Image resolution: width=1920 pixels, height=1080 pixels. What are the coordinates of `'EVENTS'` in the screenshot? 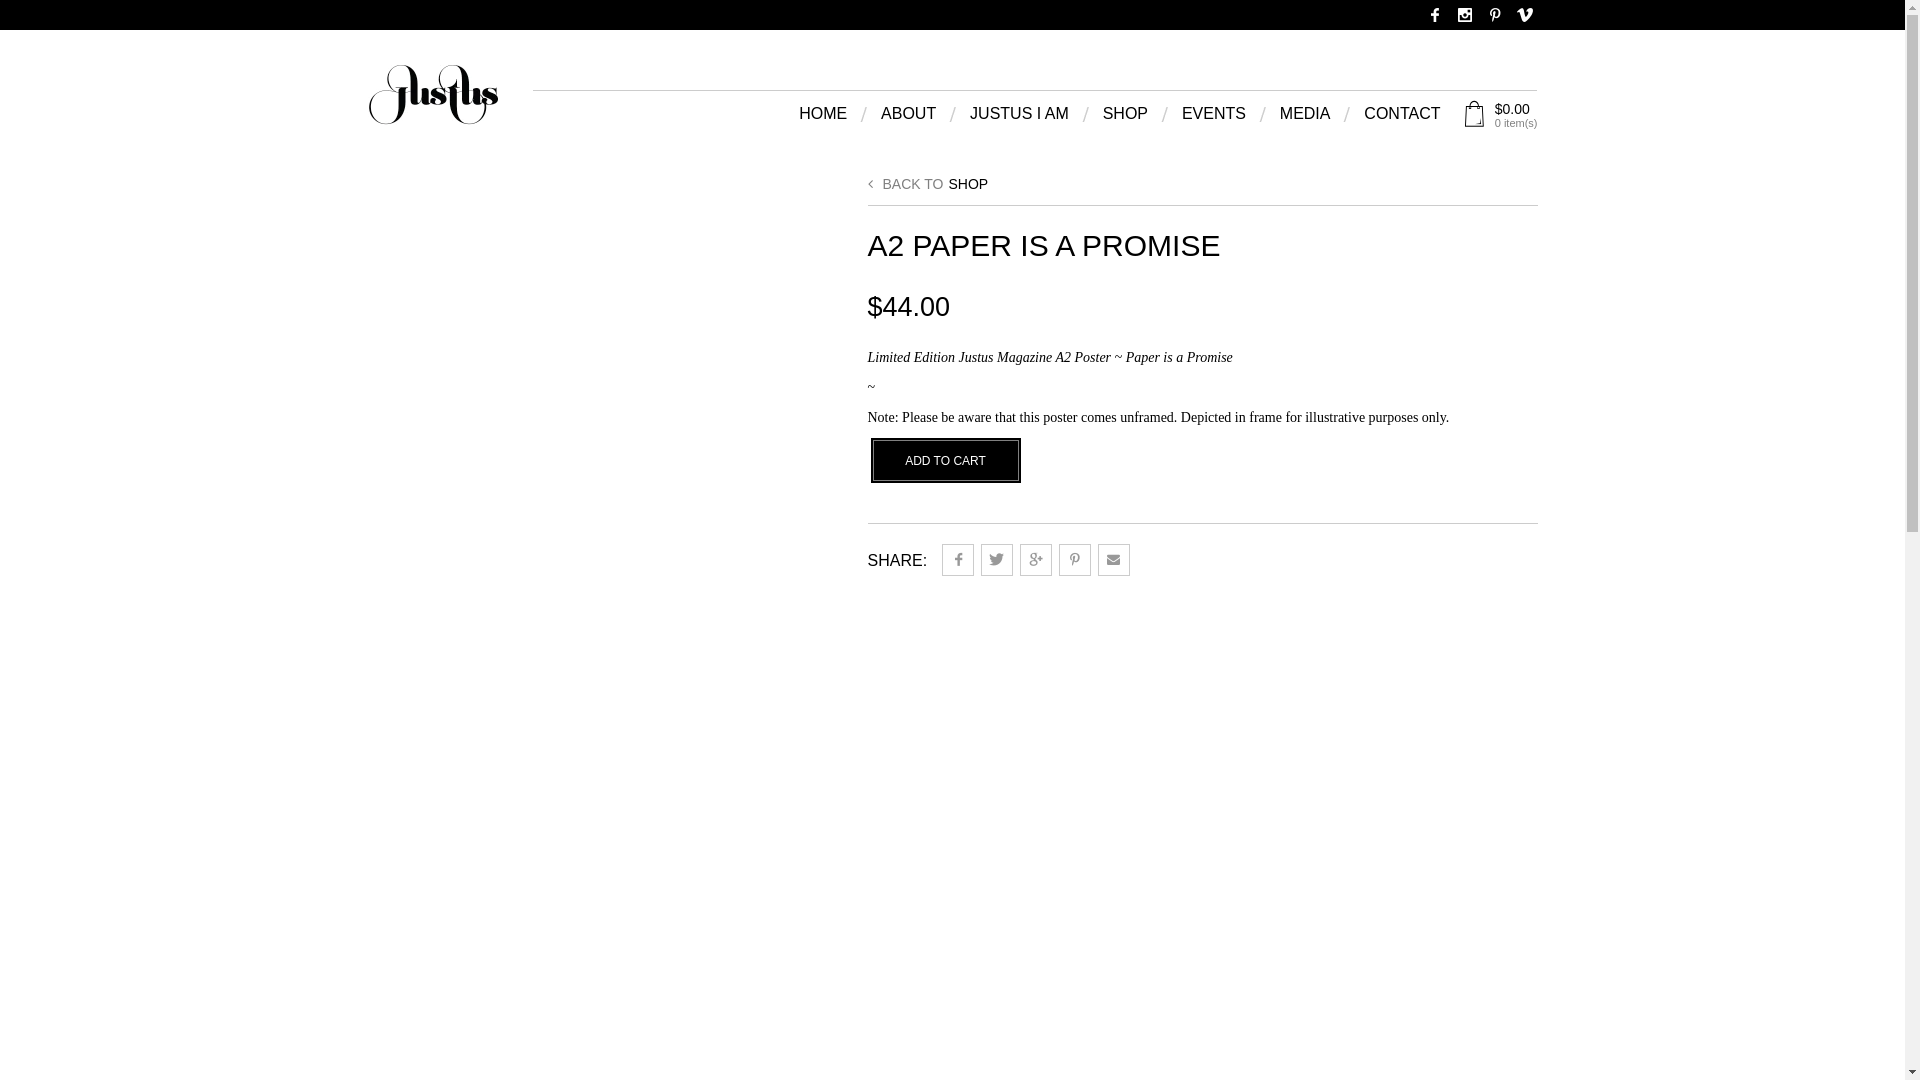 It's located at (1181, 118).